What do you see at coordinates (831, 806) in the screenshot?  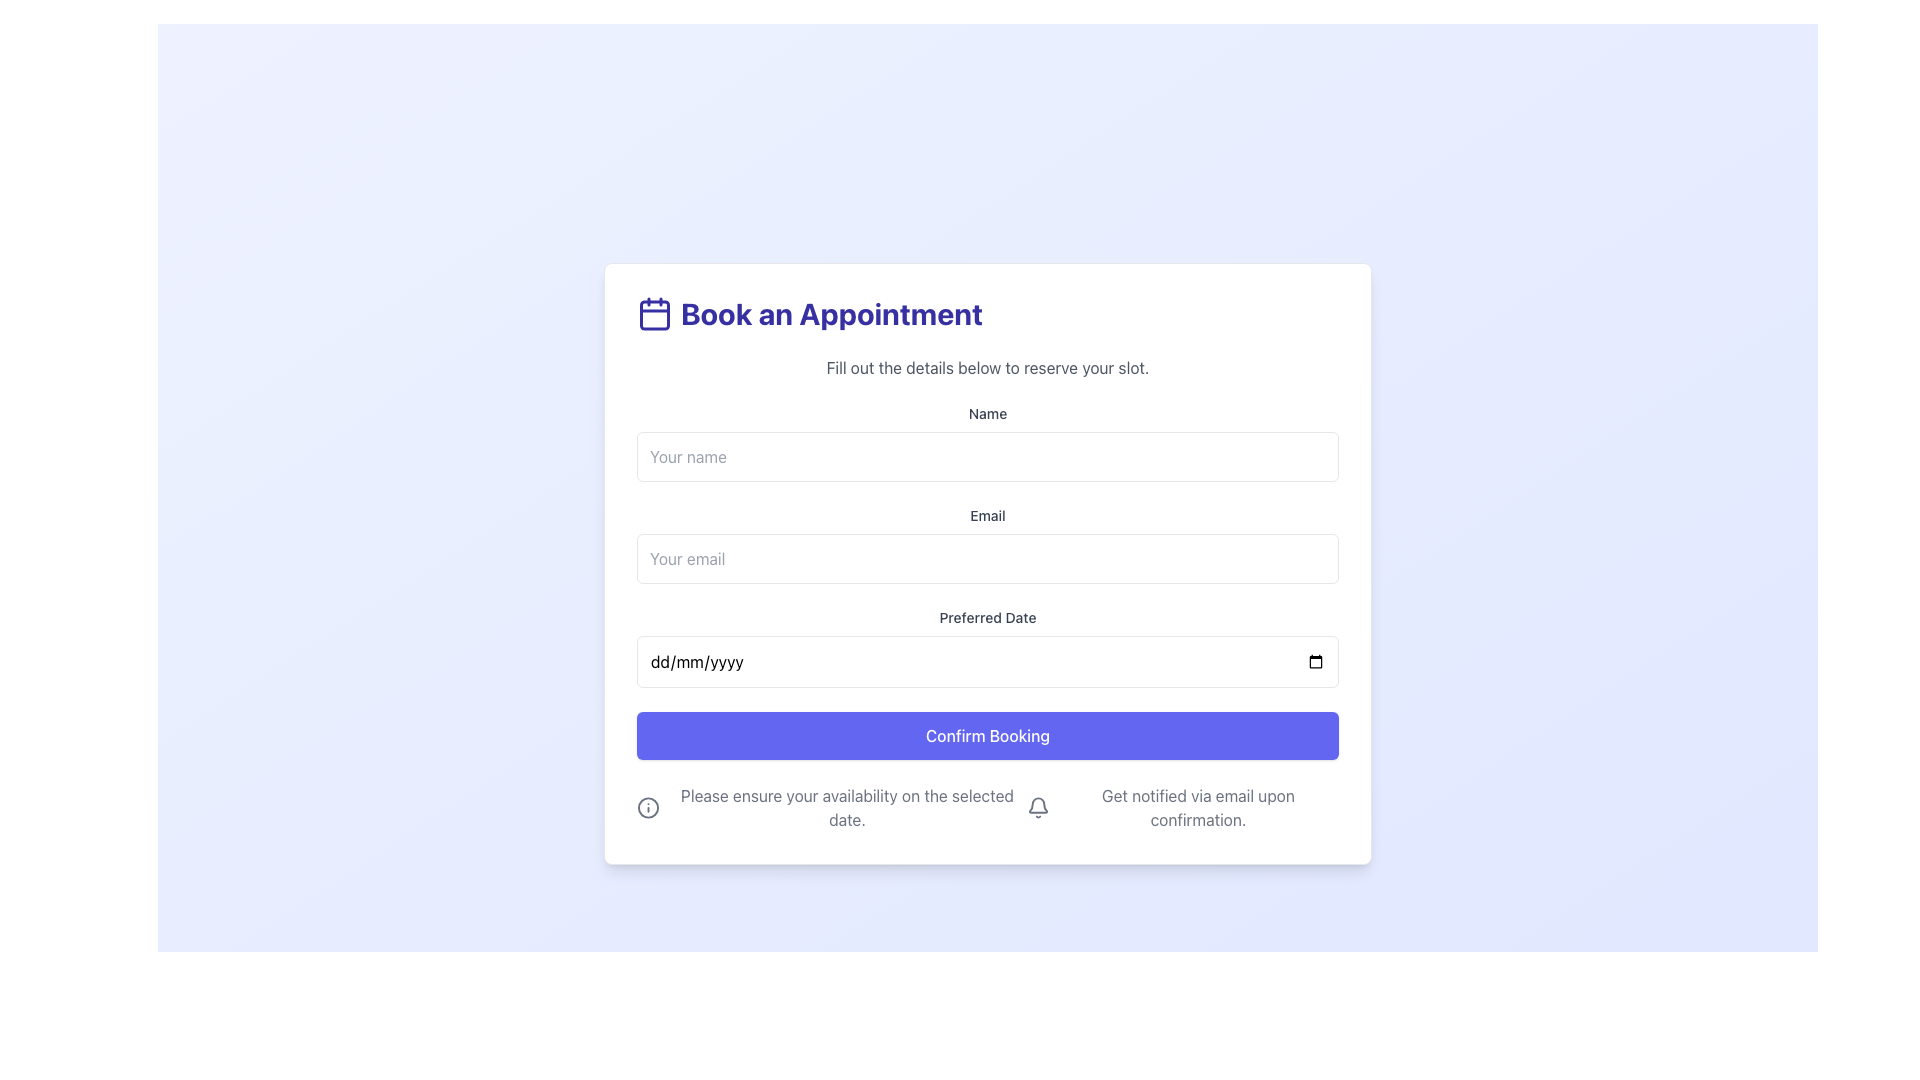 I see `information from the text label that reads 'Please ensure your availability on the selected date.' located near the bottom section of the interface` at bounding box center [831, 806].